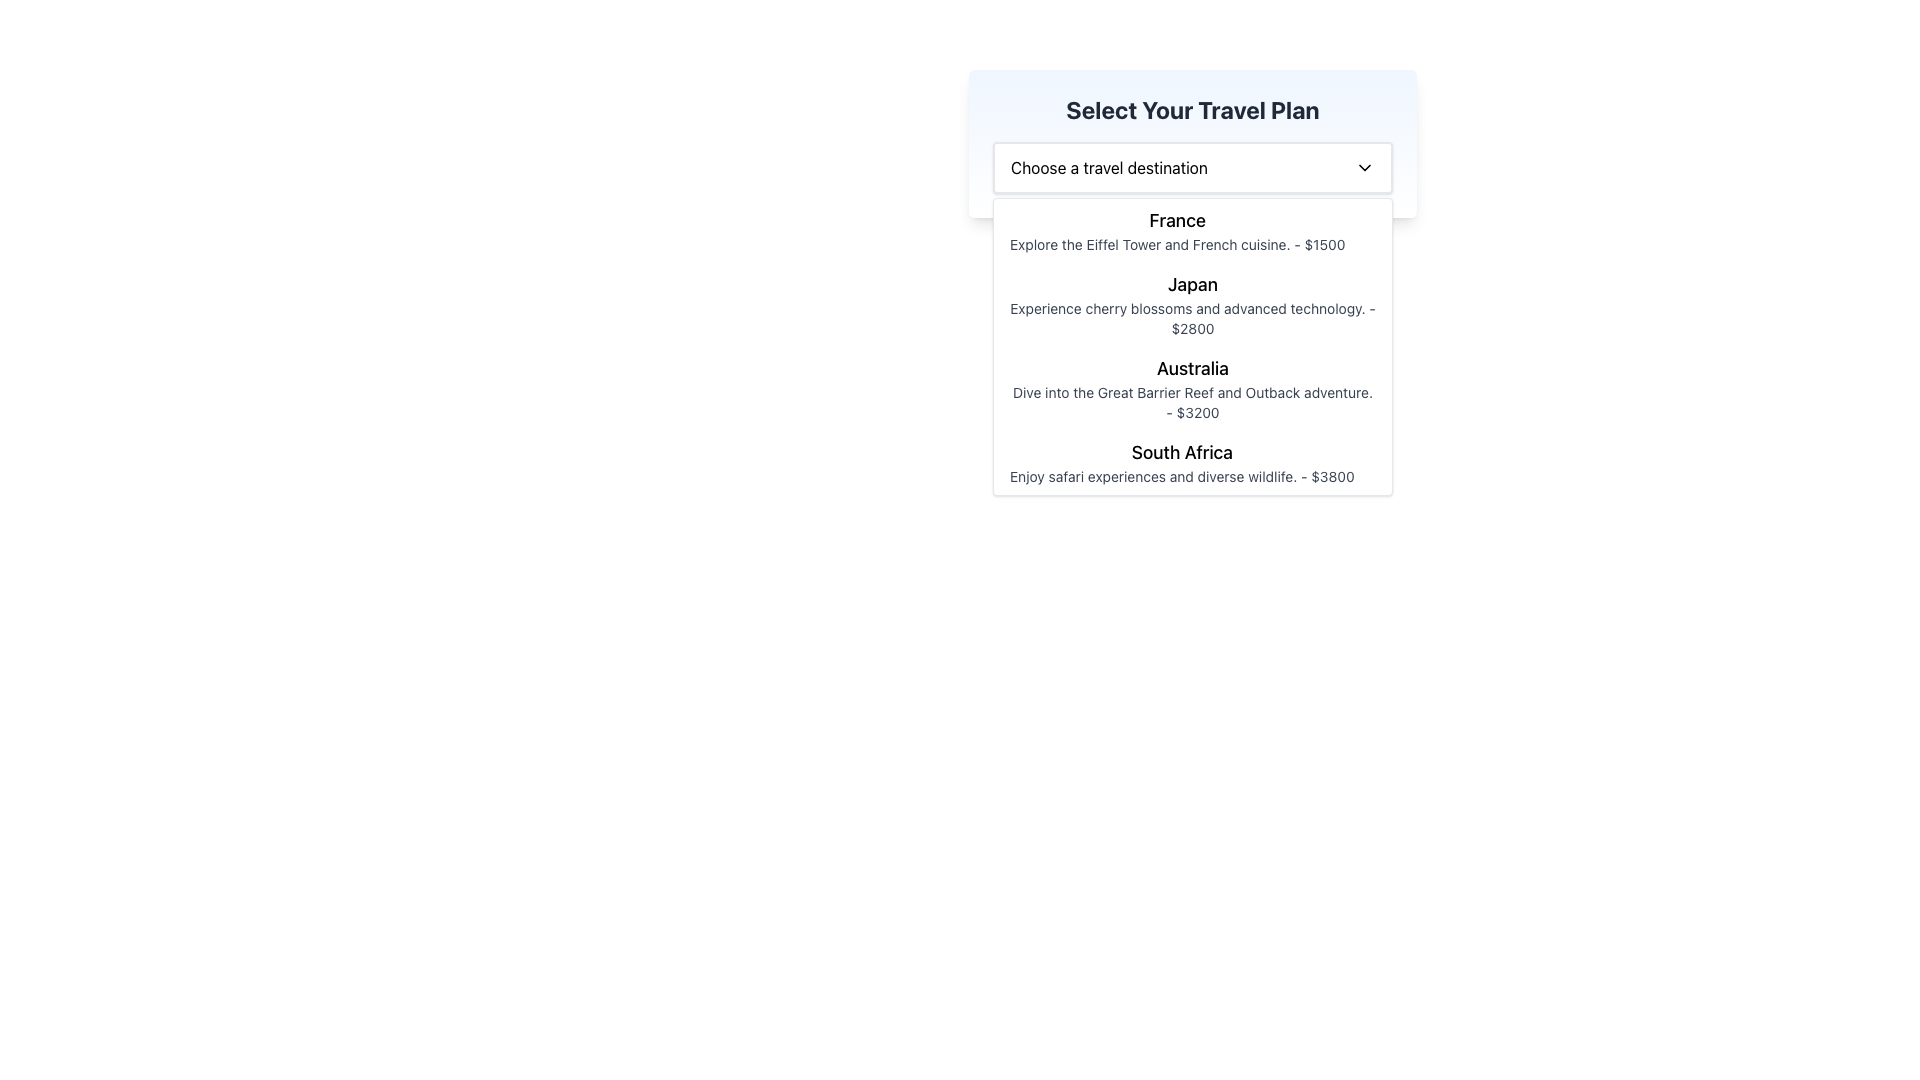 The height and width of the screenshot is (1080, 1920). What do you see at coordinates (1182, 477) in the screenshot?
I see `the descriptive text element that reads 'Enjoy safari experiences and diverse wildlife. - $3800', which is positioned under the 'South Africa' title` at bounding box center [1182, 477].